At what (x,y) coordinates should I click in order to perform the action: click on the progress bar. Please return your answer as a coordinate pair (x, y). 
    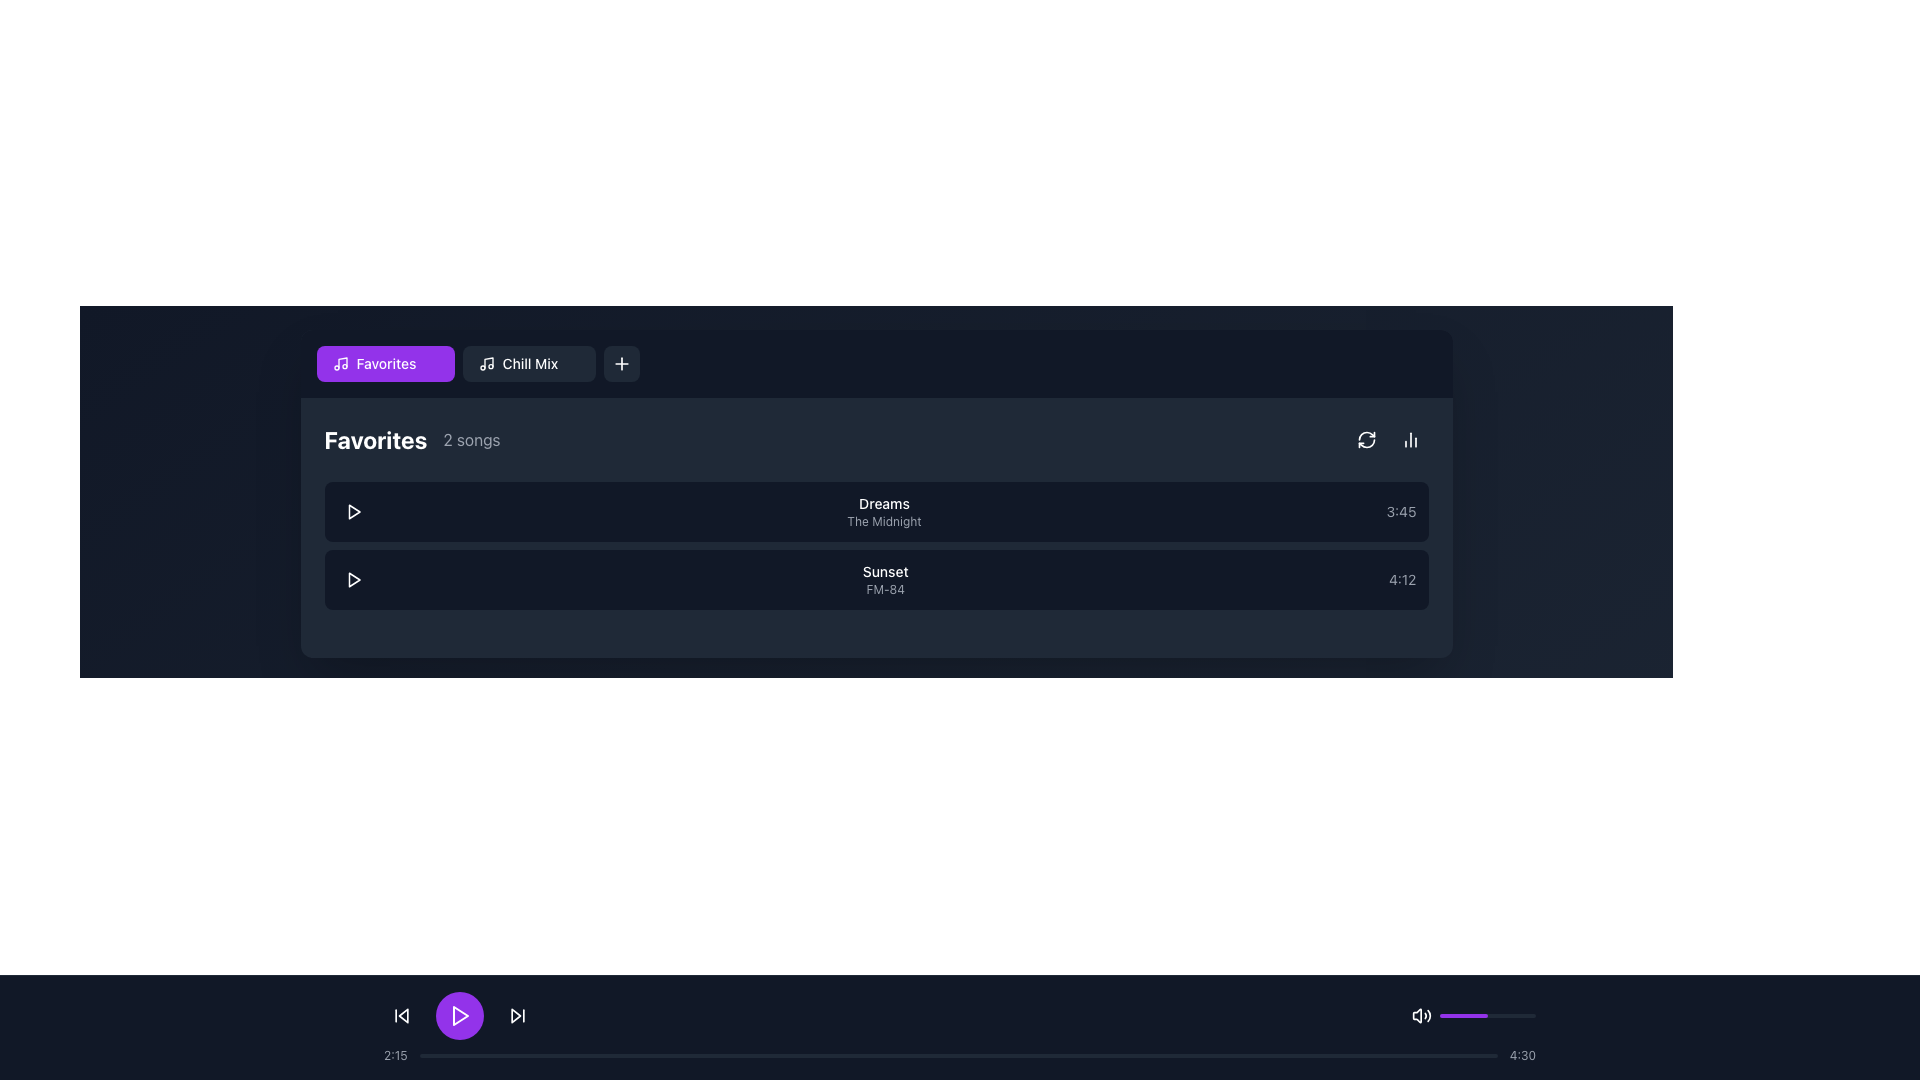
    Looking at the image, I should click on (774, 1055).